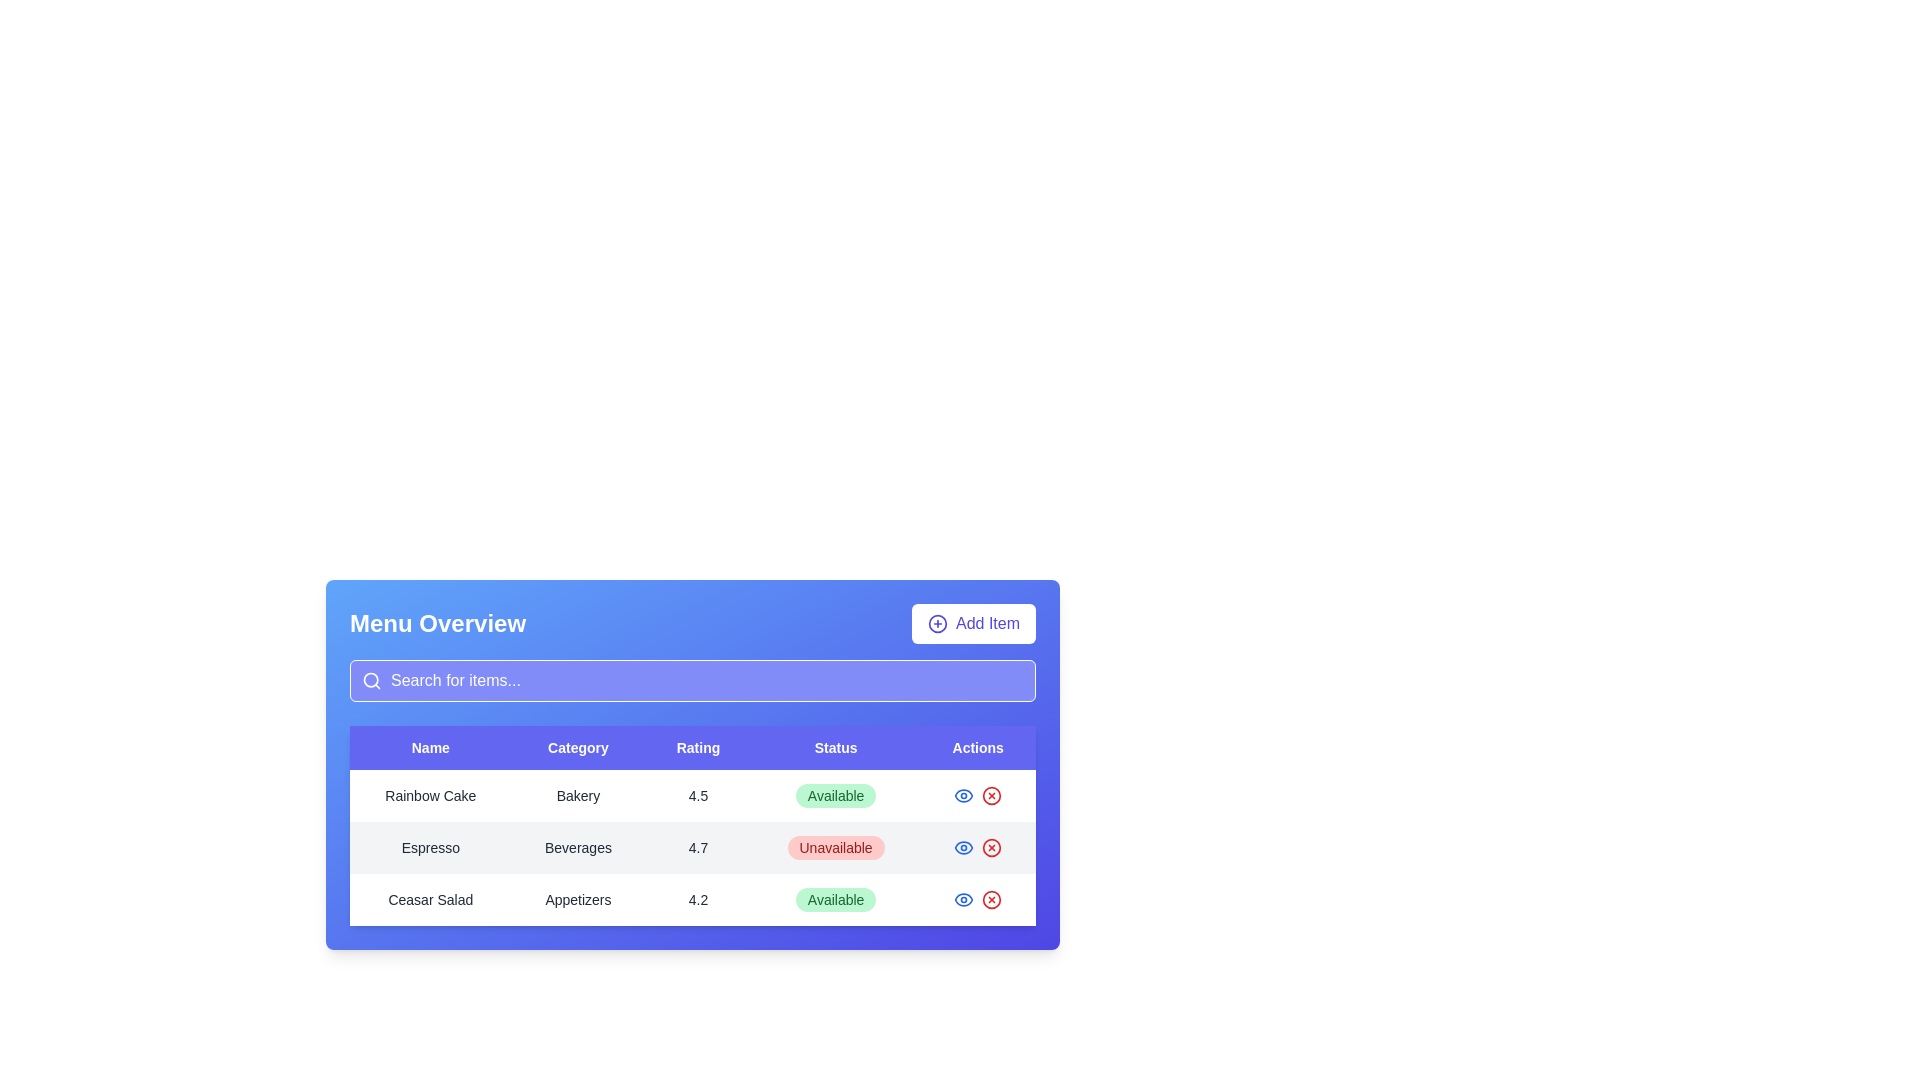 This screenshot has width=1920, height=1080. Describe the element at coordinates (964, 848) in the screenshot. I see `the eye icon with a blue outline in the 'Actions' column of the data table aligned with the 'Rainbow Cake' row to change its appearance` at that location.